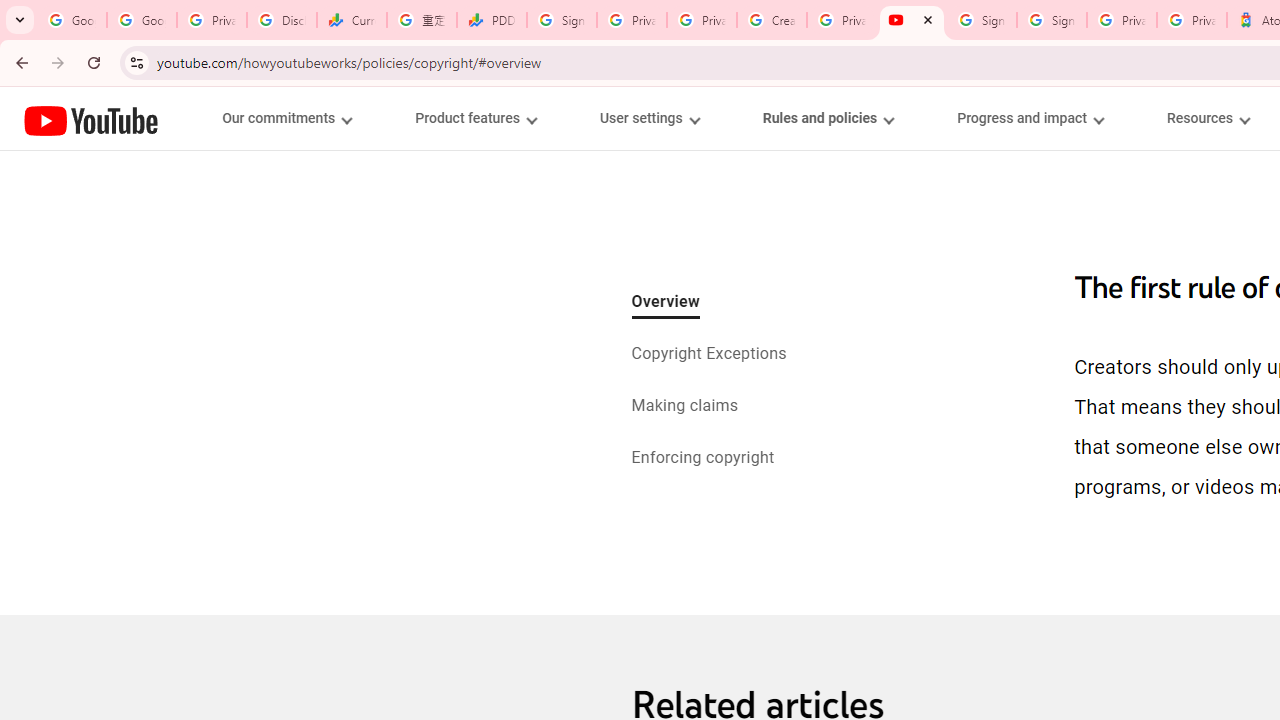 This screenshot has height=720, width=1280. What do you see at coordinates (492, 20) in the screenshot?
I see `'PDD Holdings Inc - ADR (PDD) Price & News - Google Finance'` at bounding box center [492, 20].